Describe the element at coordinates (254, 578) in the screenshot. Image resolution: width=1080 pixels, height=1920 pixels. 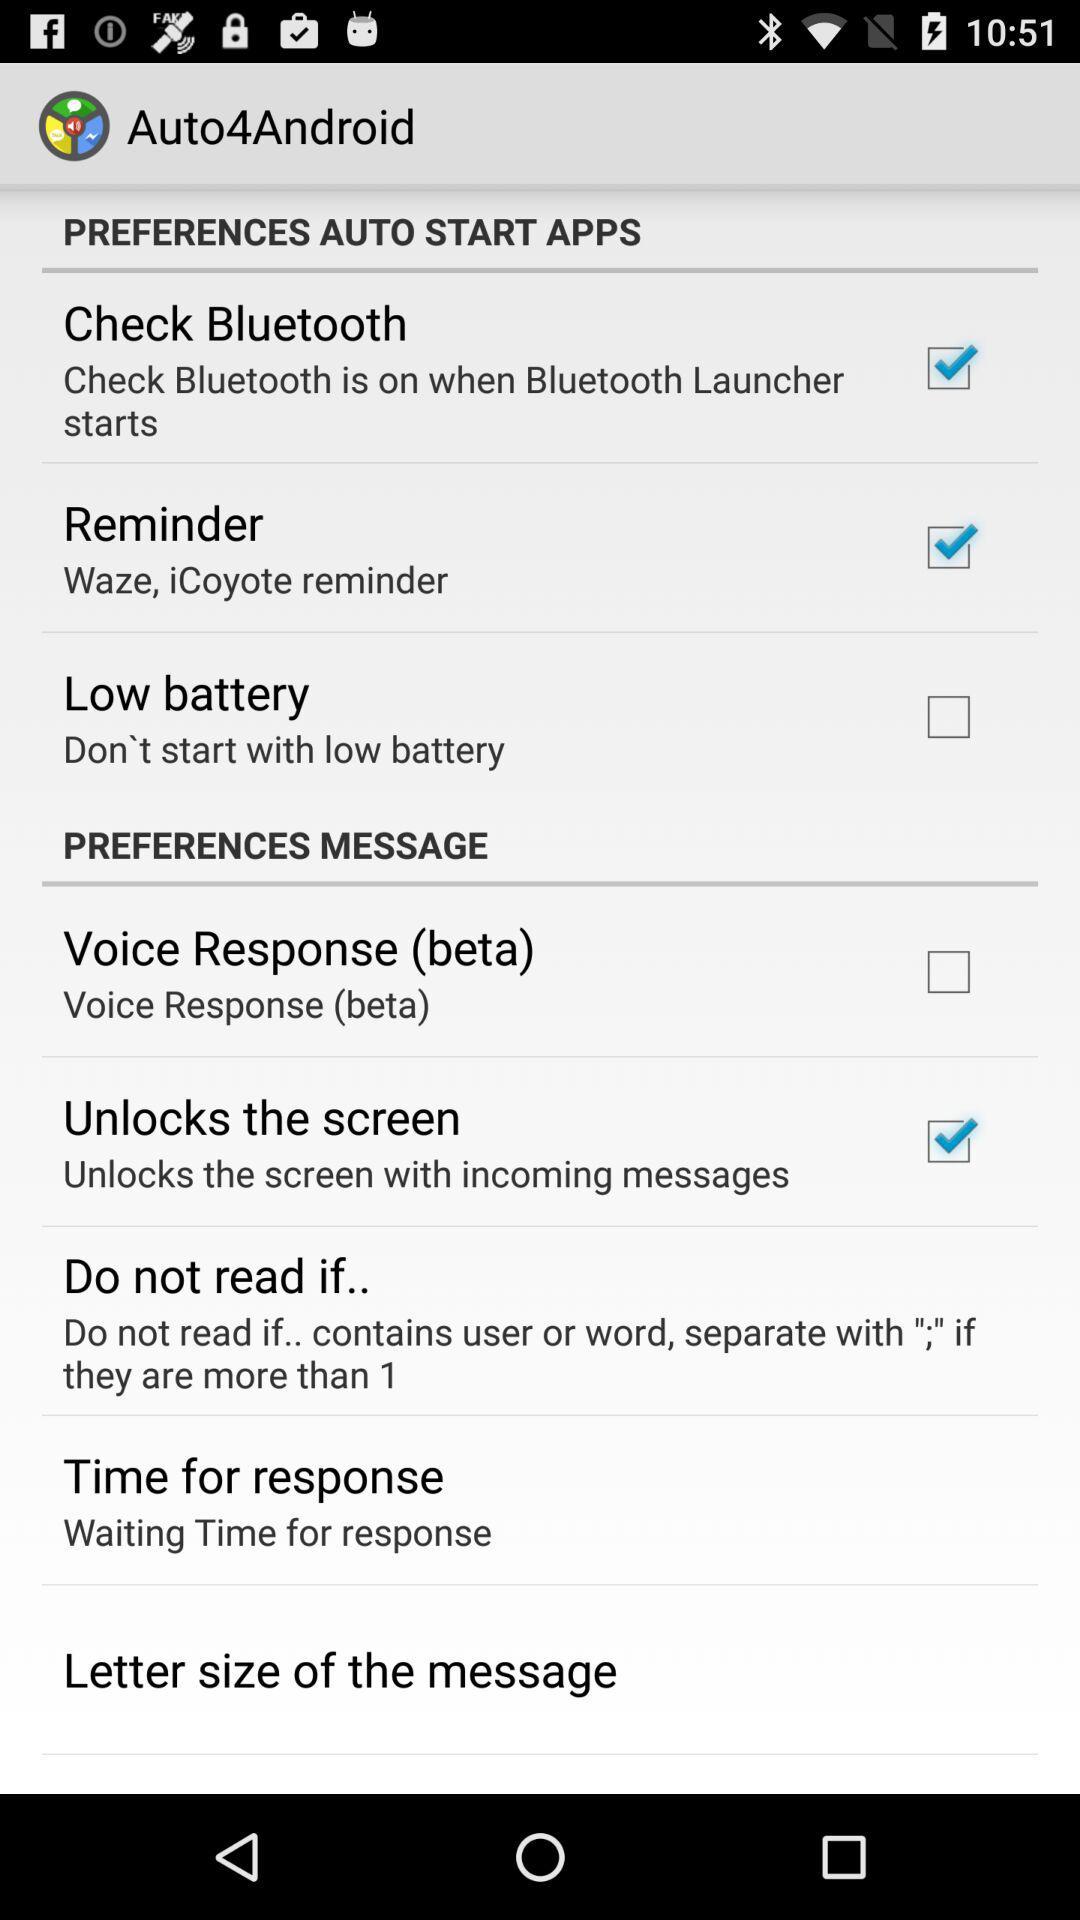
I see `the app above the low battery item` at that location.